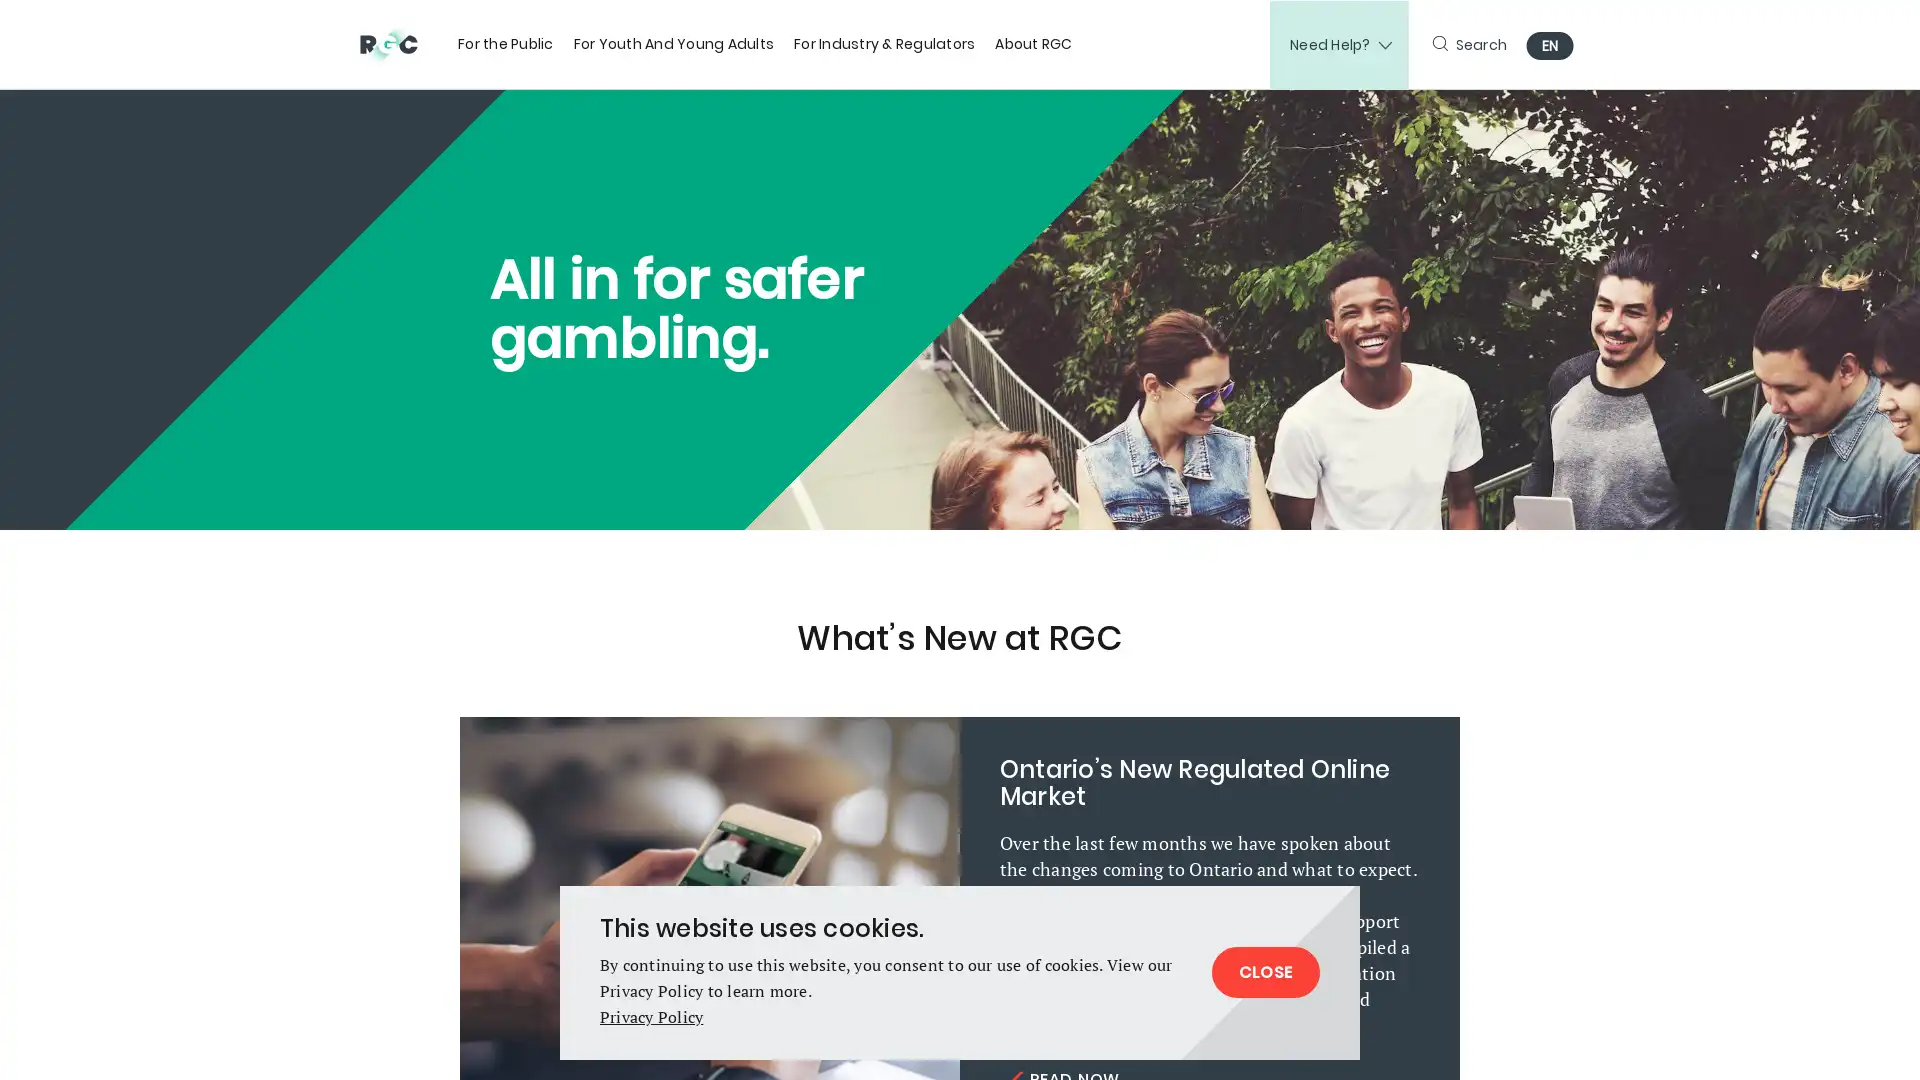 Image resolution: width=1920 pixels, height=1080 pixels. I want to click on EN, so click(1548, 45).